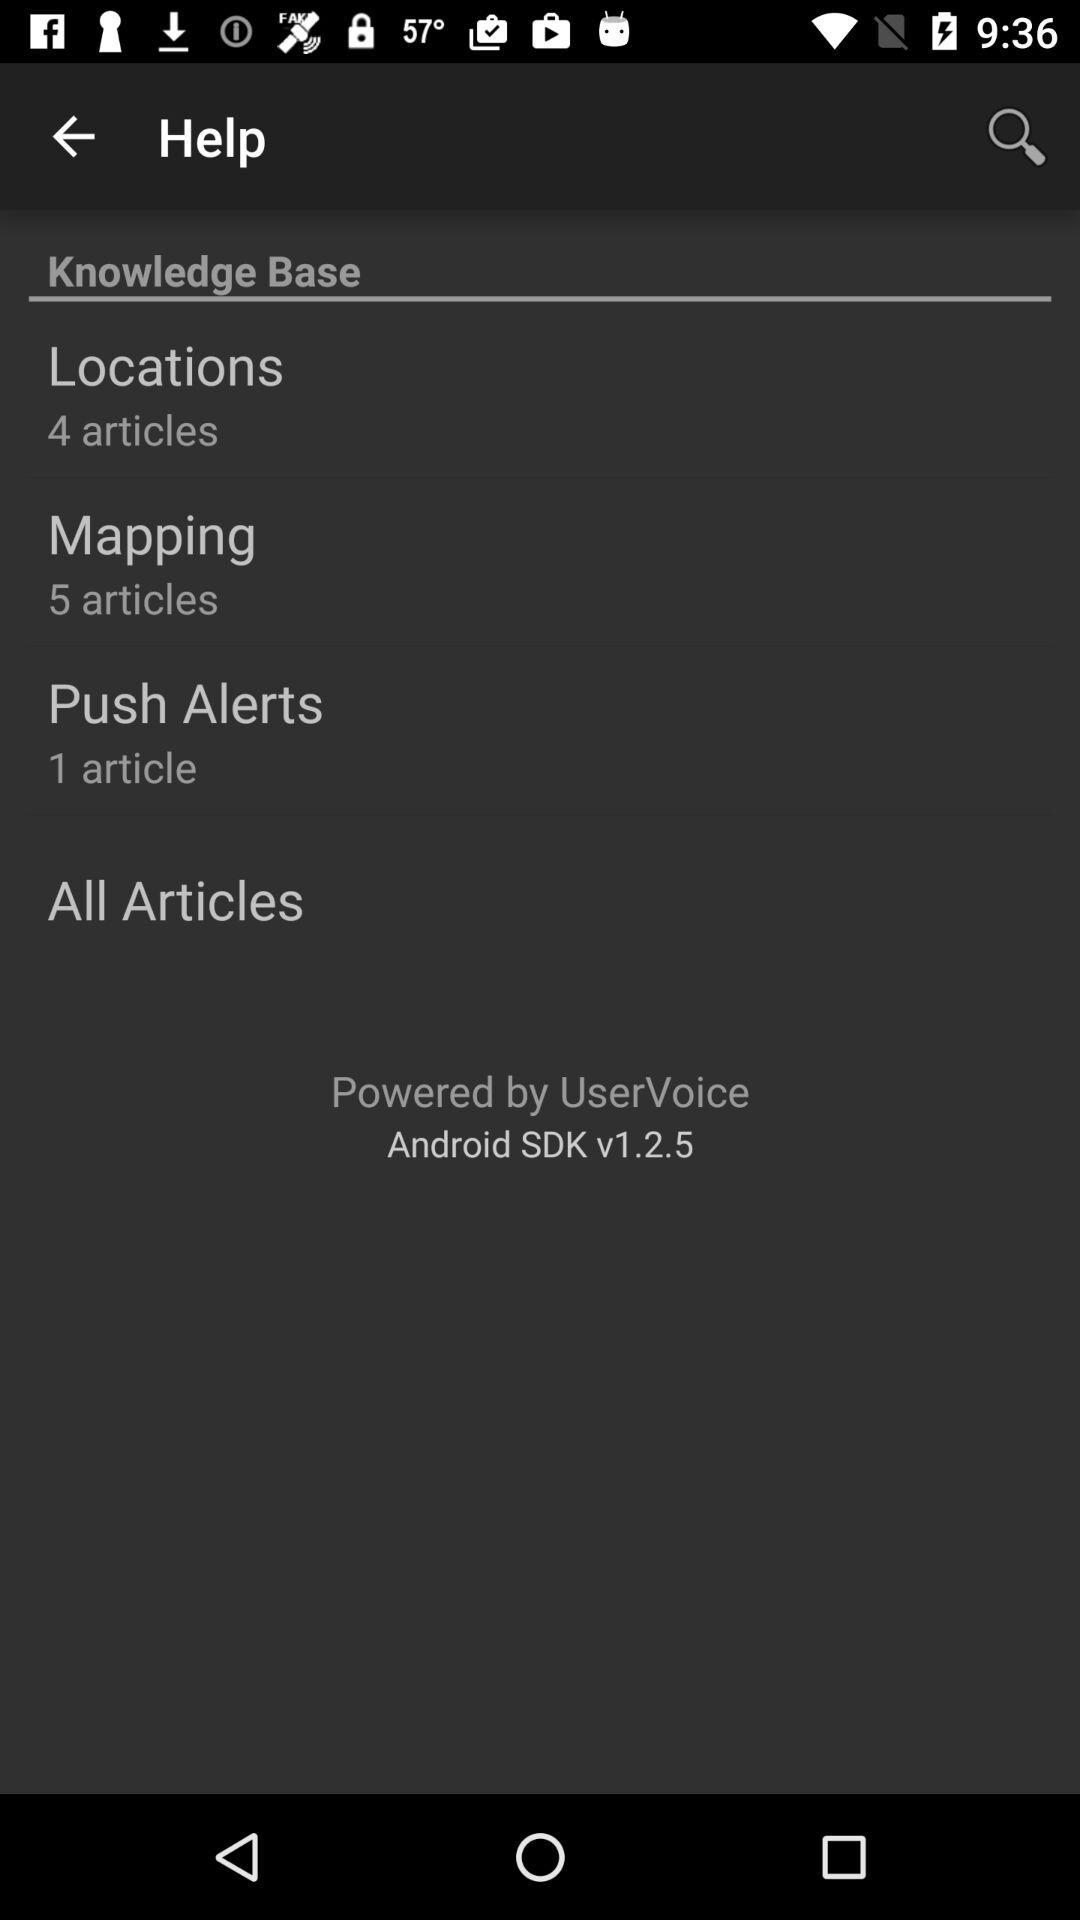 Image resolution: width=1080 pixels, height=1920 pixels. What do you see at coordinates (72, 135) in the screenshot?
I see `item above knowledge base` at bounding box center [72, 135].